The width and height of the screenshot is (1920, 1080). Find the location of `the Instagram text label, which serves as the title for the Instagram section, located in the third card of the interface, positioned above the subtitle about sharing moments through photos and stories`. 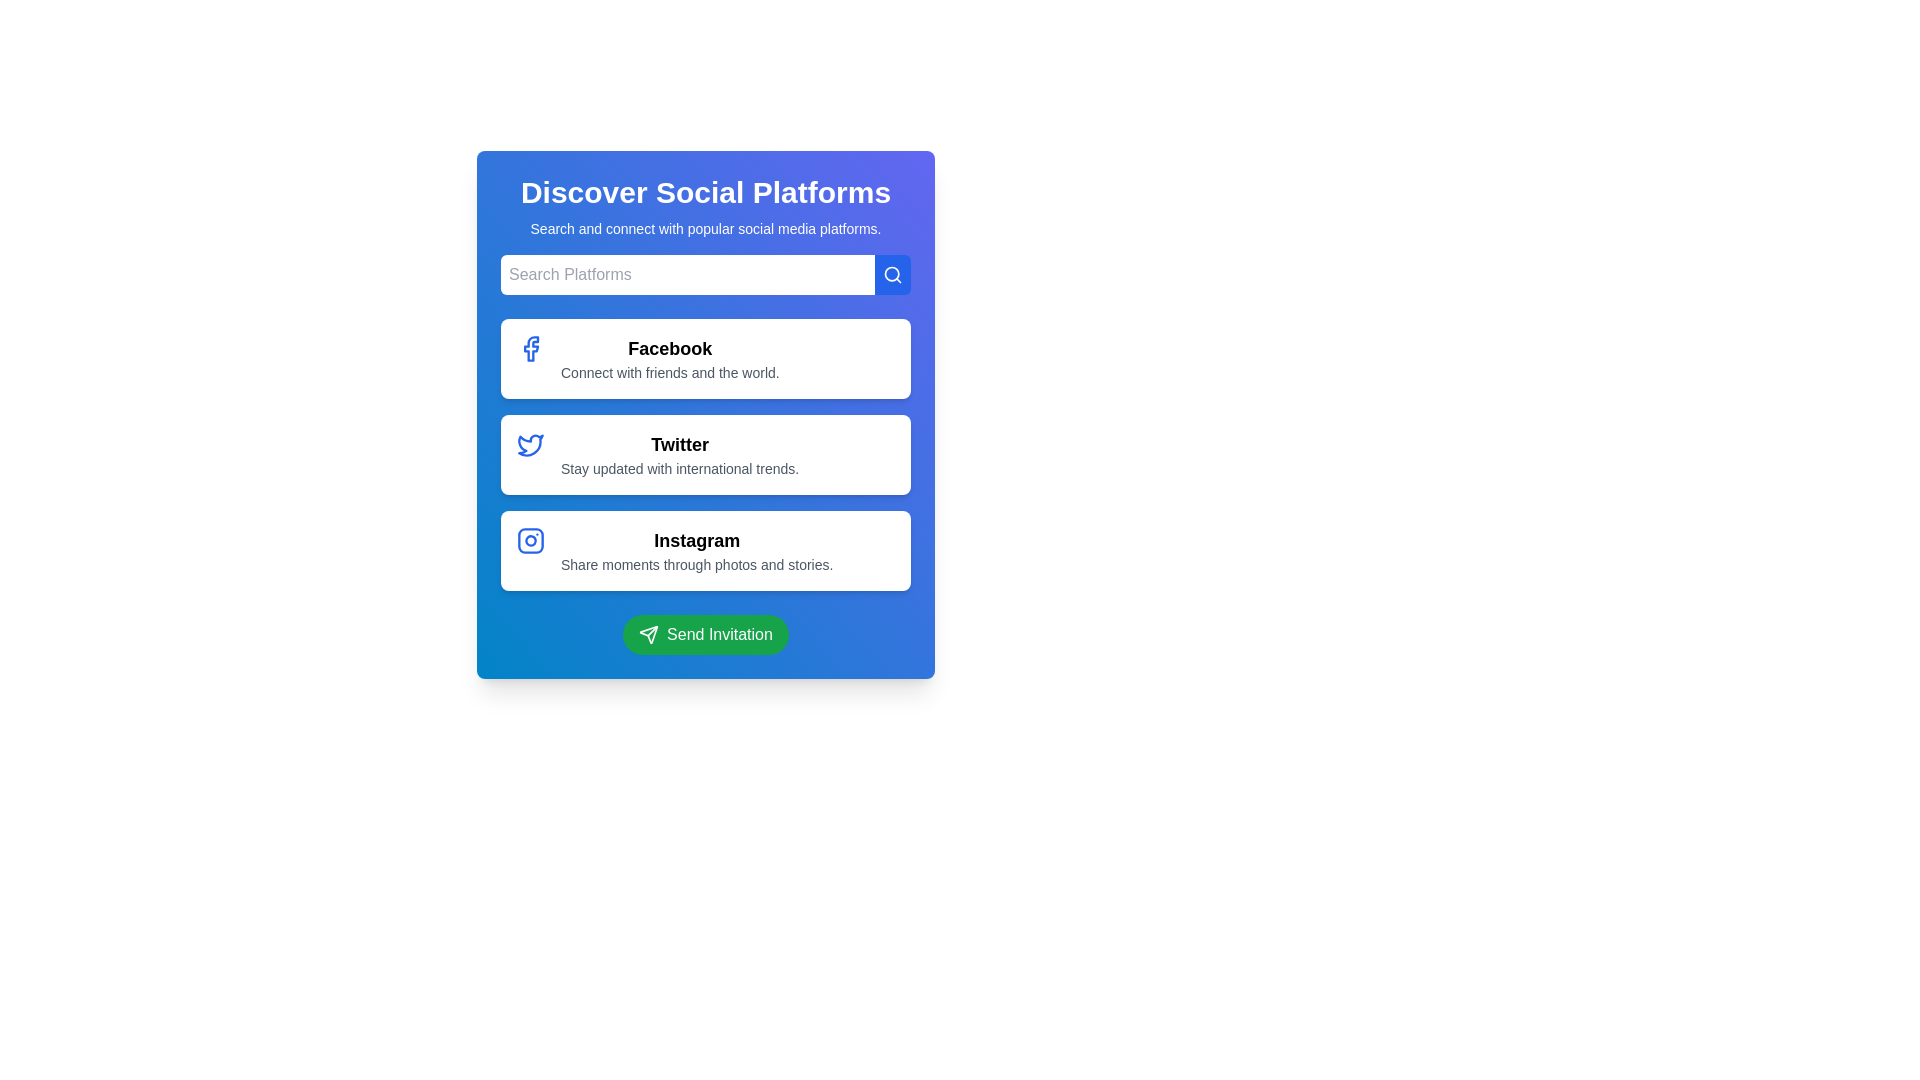

the Instagram text label, which serves as the title for the Instagram section, located in the third card of the interface, positioned above the subtitle about sharing moments through photos and stories is located at coordinates (697, 540).